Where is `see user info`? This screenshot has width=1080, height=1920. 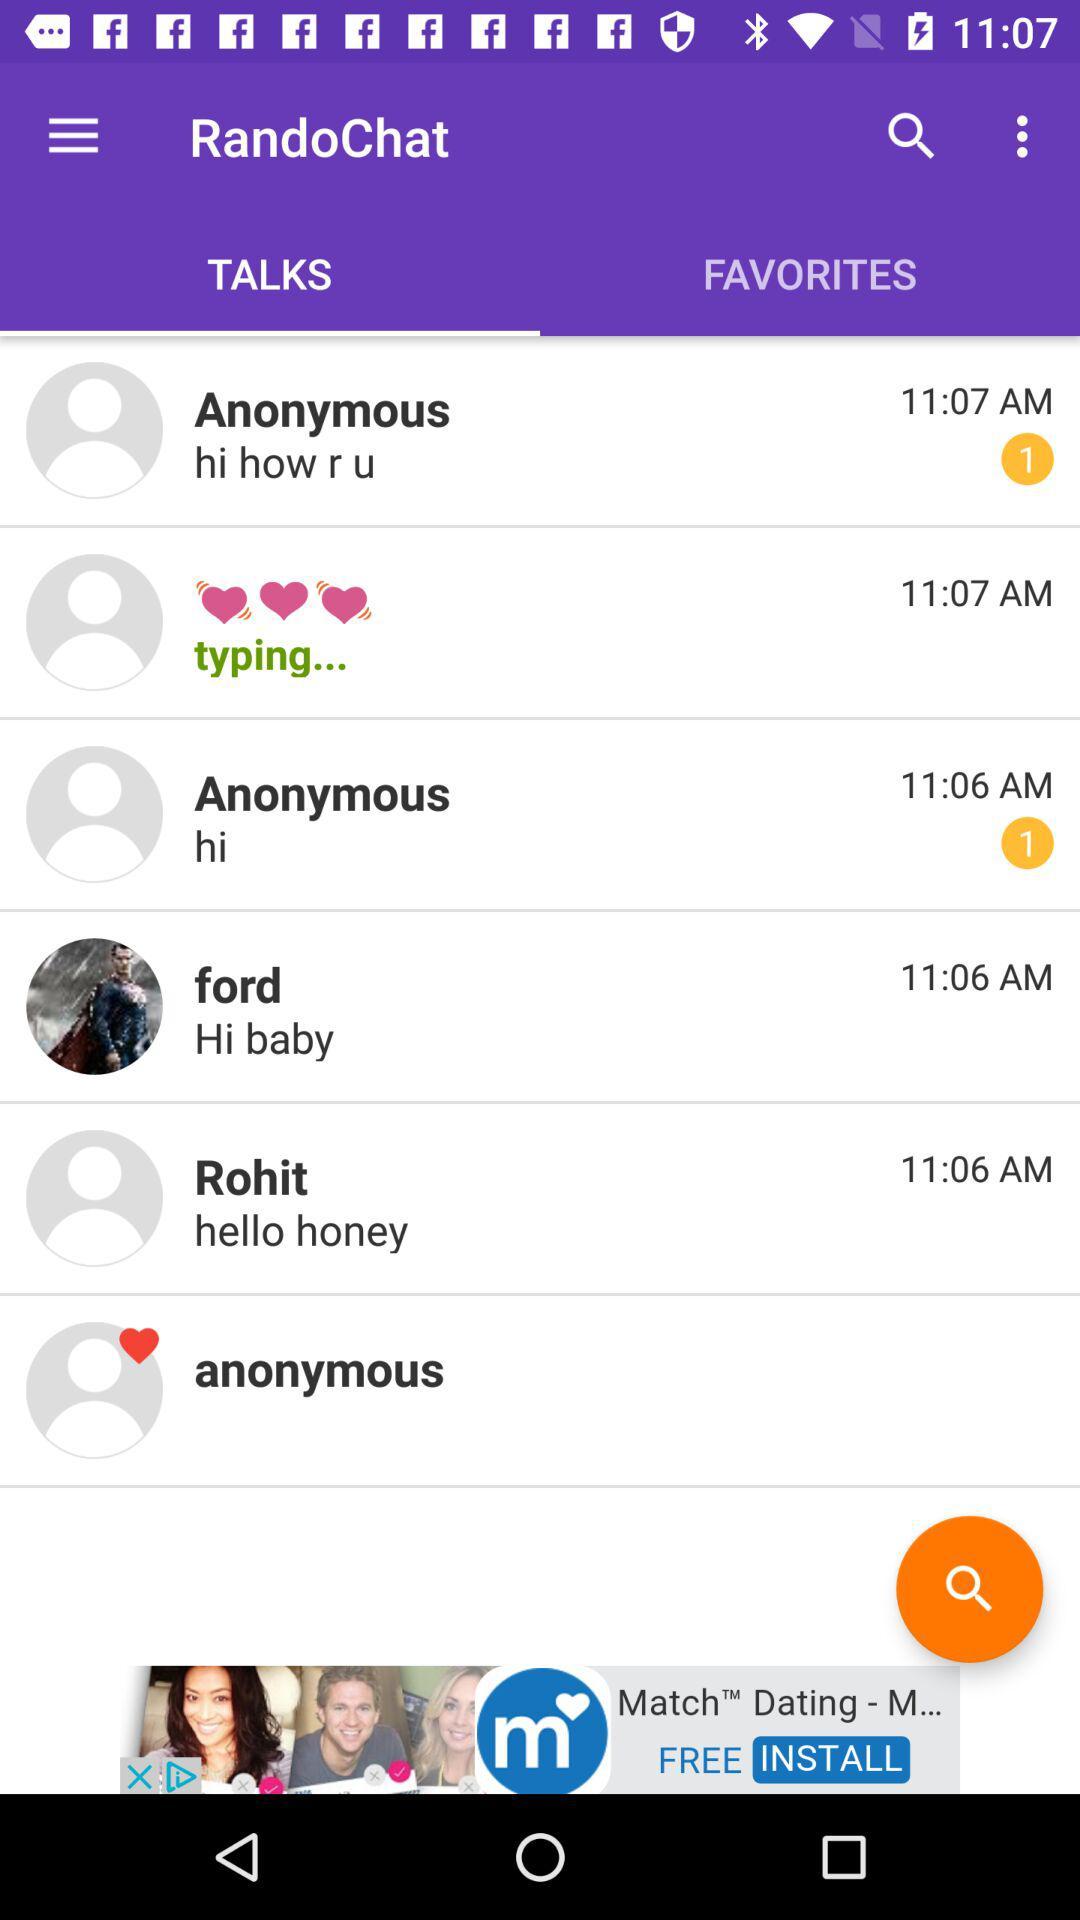 see user info is located at coordinates (94, 1198).